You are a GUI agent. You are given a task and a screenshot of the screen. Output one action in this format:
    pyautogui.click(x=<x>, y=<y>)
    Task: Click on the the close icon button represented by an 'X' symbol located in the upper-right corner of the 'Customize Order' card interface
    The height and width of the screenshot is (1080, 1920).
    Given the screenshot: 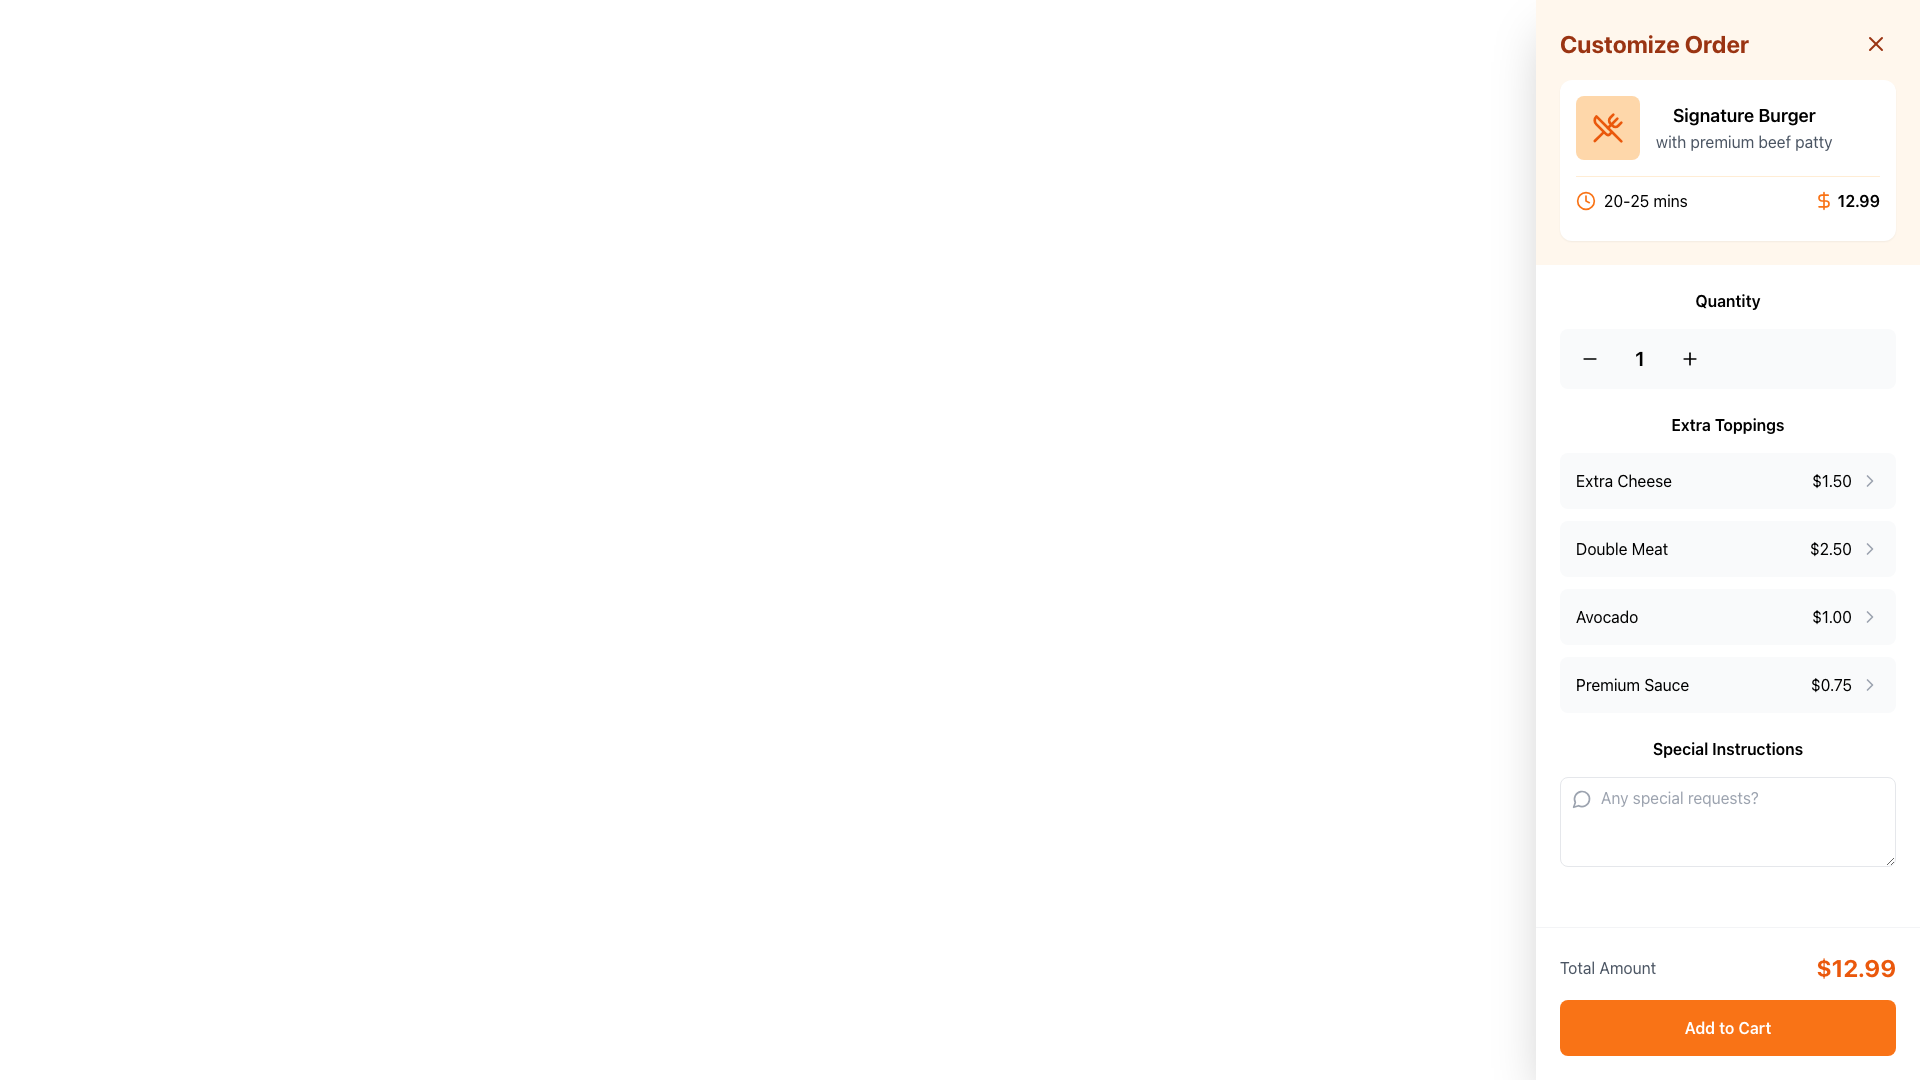 What is the action you would take?
    pyautogui.click(x=1875, y=43)
    